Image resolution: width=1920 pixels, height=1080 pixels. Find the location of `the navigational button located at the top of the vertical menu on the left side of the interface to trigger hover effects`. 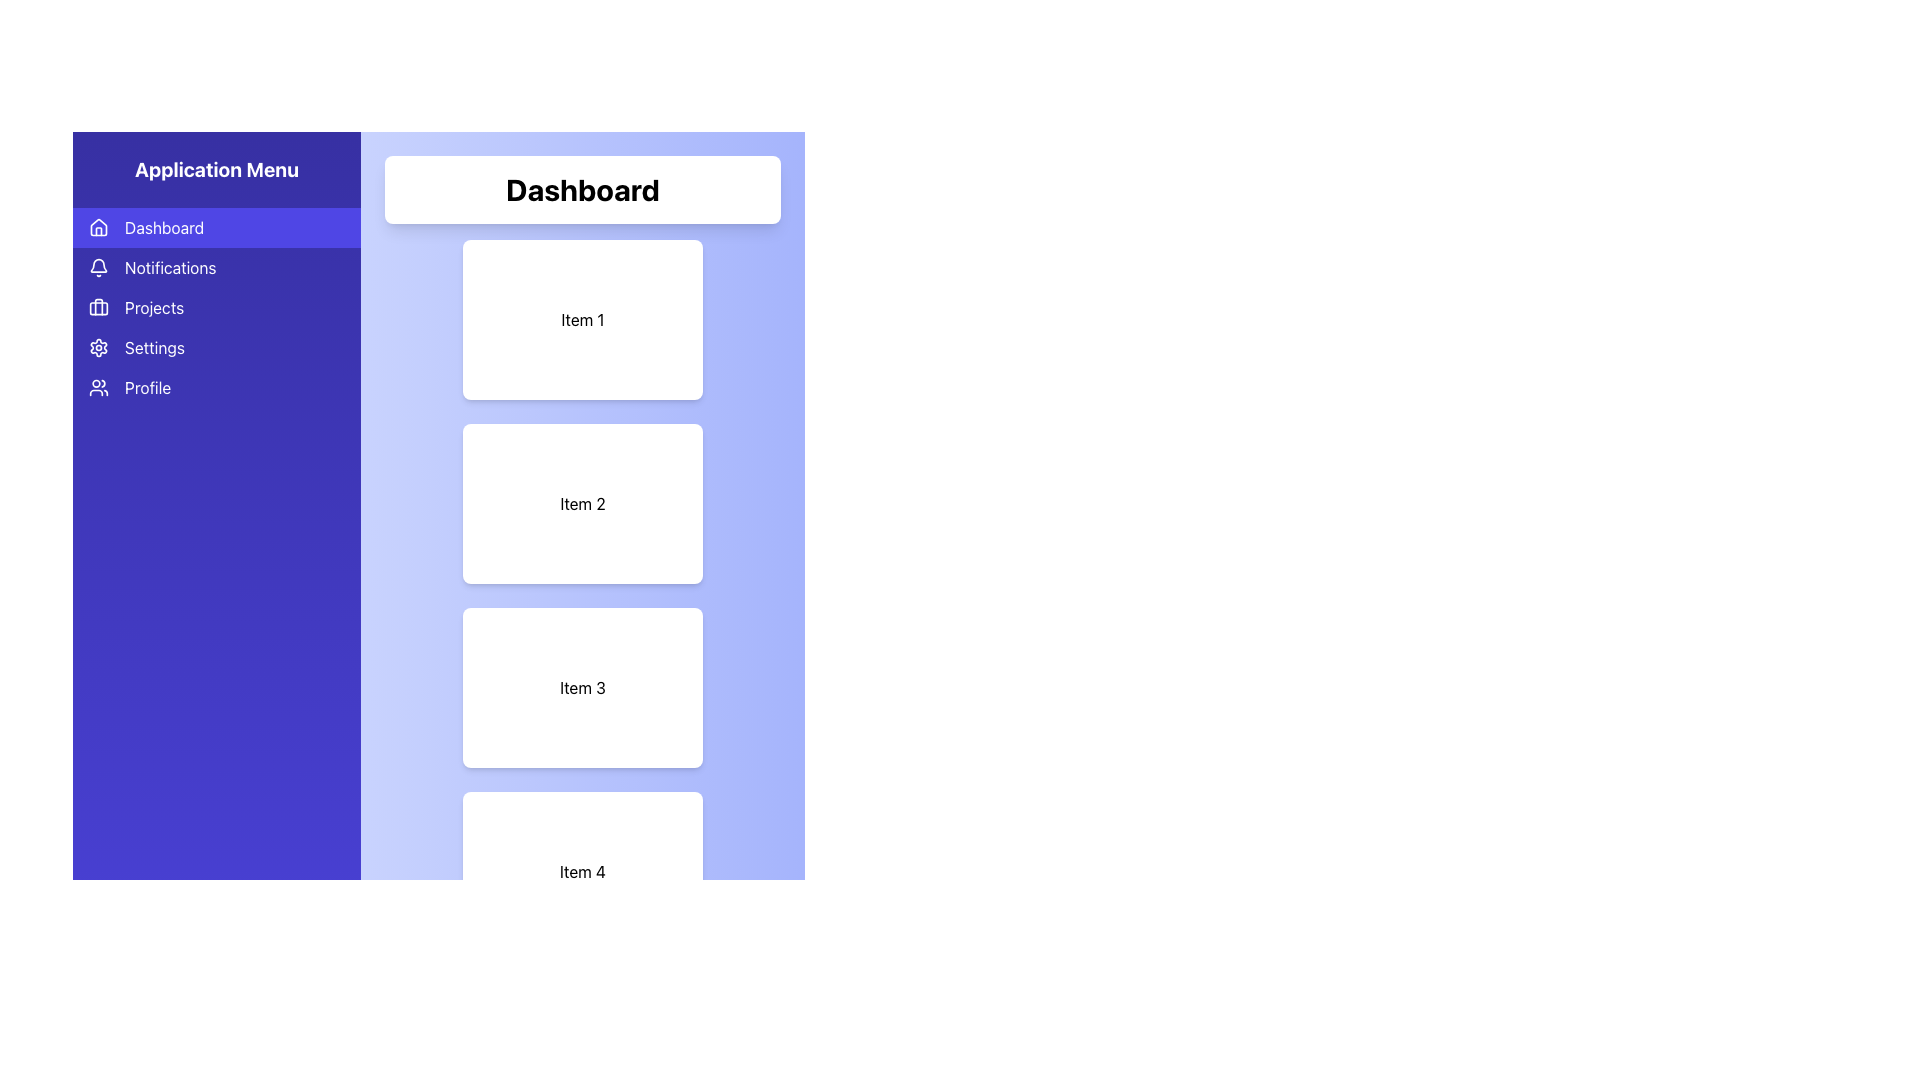

the navigational button located at the top of the vertical menu on the left side of the interface to trigger hover effects is located at coordinates (216, 226).